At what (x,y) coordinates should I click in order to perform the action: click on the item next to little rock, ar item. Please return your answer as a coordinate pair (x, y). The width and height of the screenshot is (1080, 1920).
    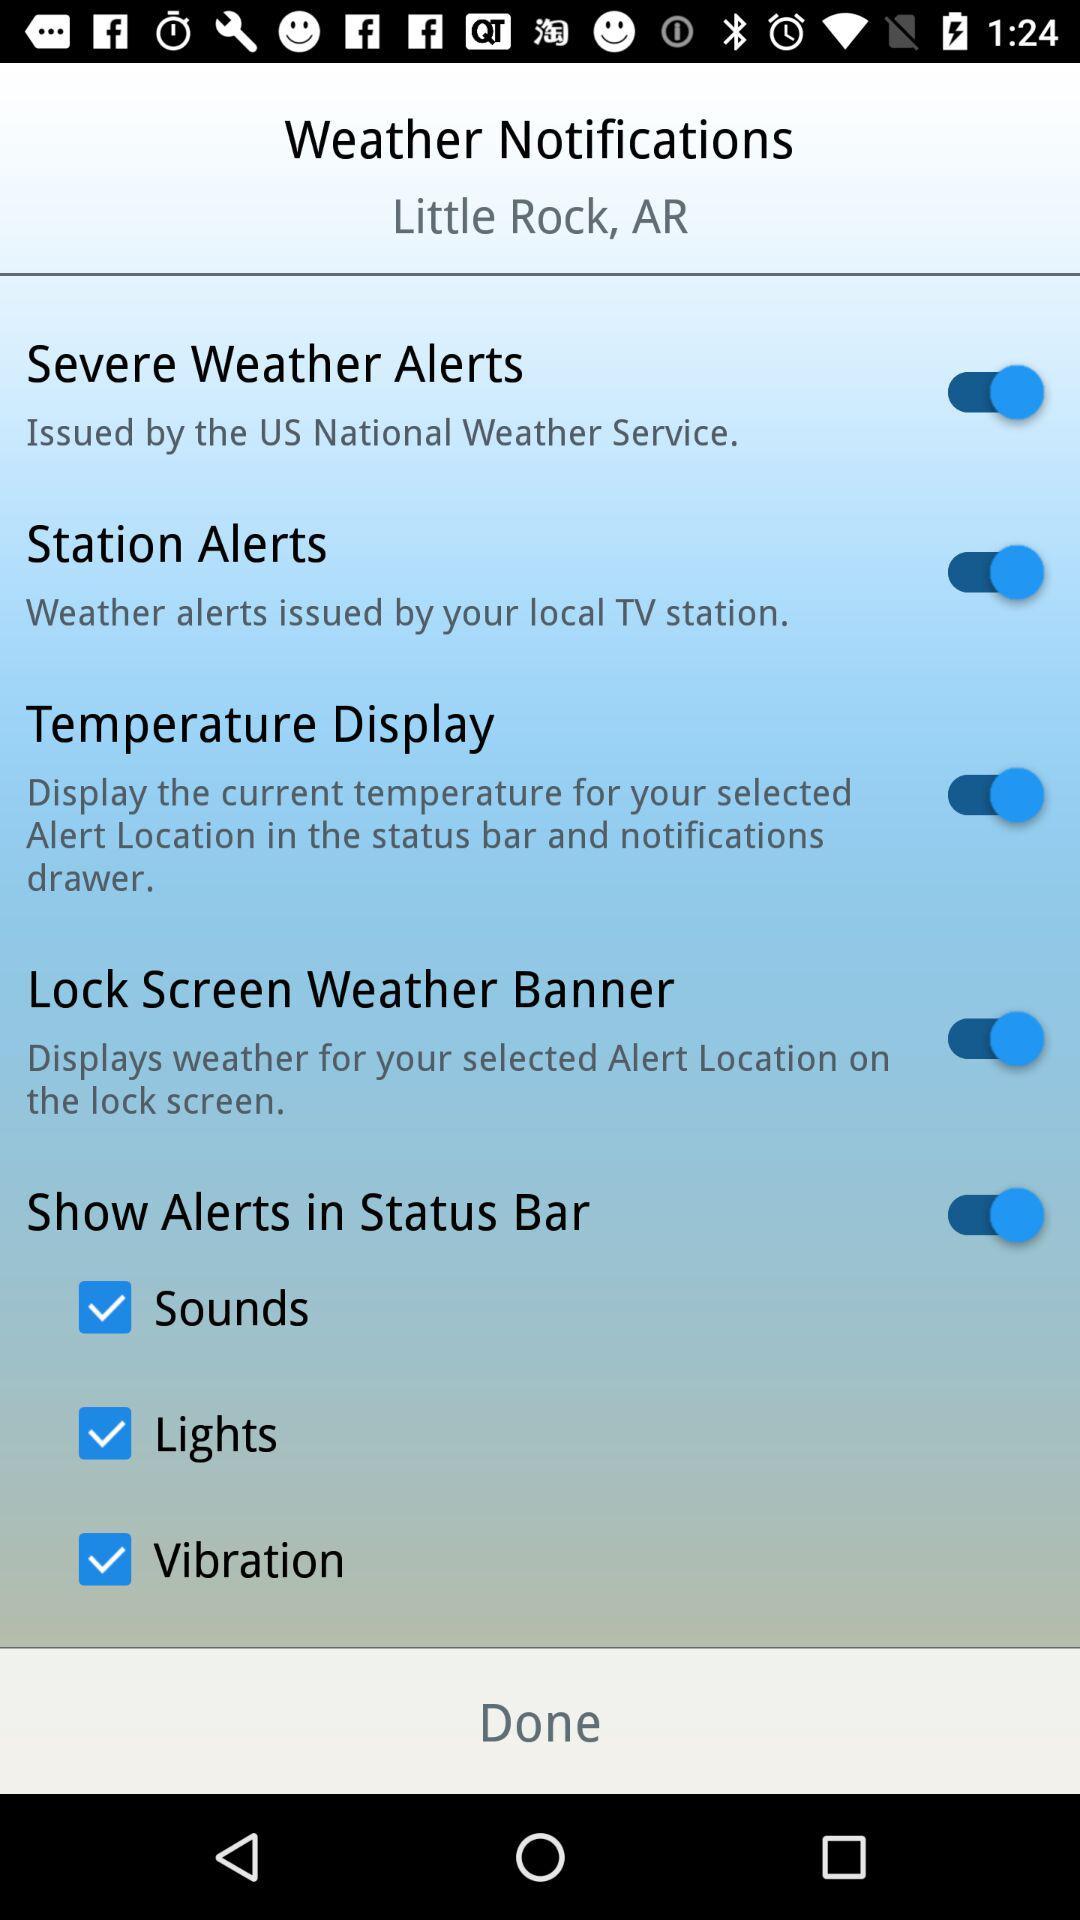
    Looking at the image, I should click on (131, 240).